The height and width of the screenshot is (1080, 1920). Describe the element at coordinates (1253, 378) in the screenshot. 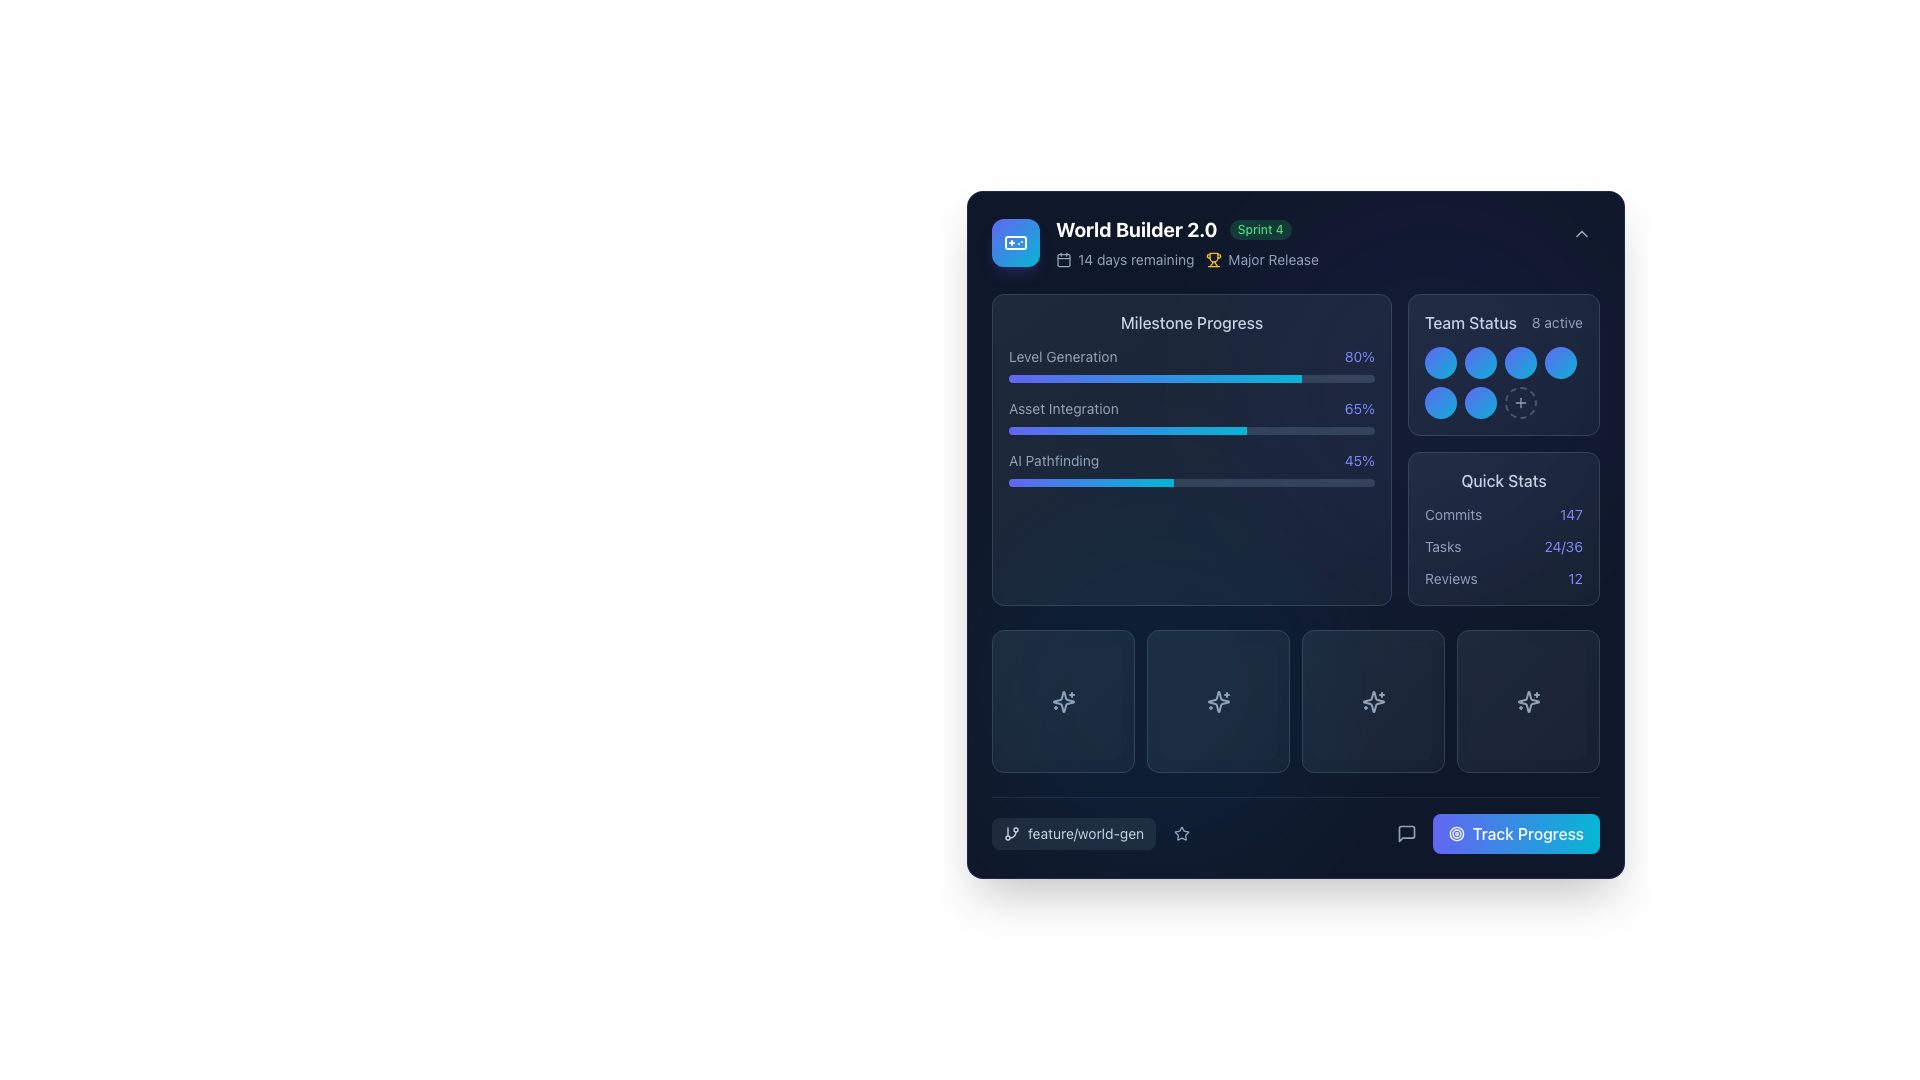

I see `progress` at that location.